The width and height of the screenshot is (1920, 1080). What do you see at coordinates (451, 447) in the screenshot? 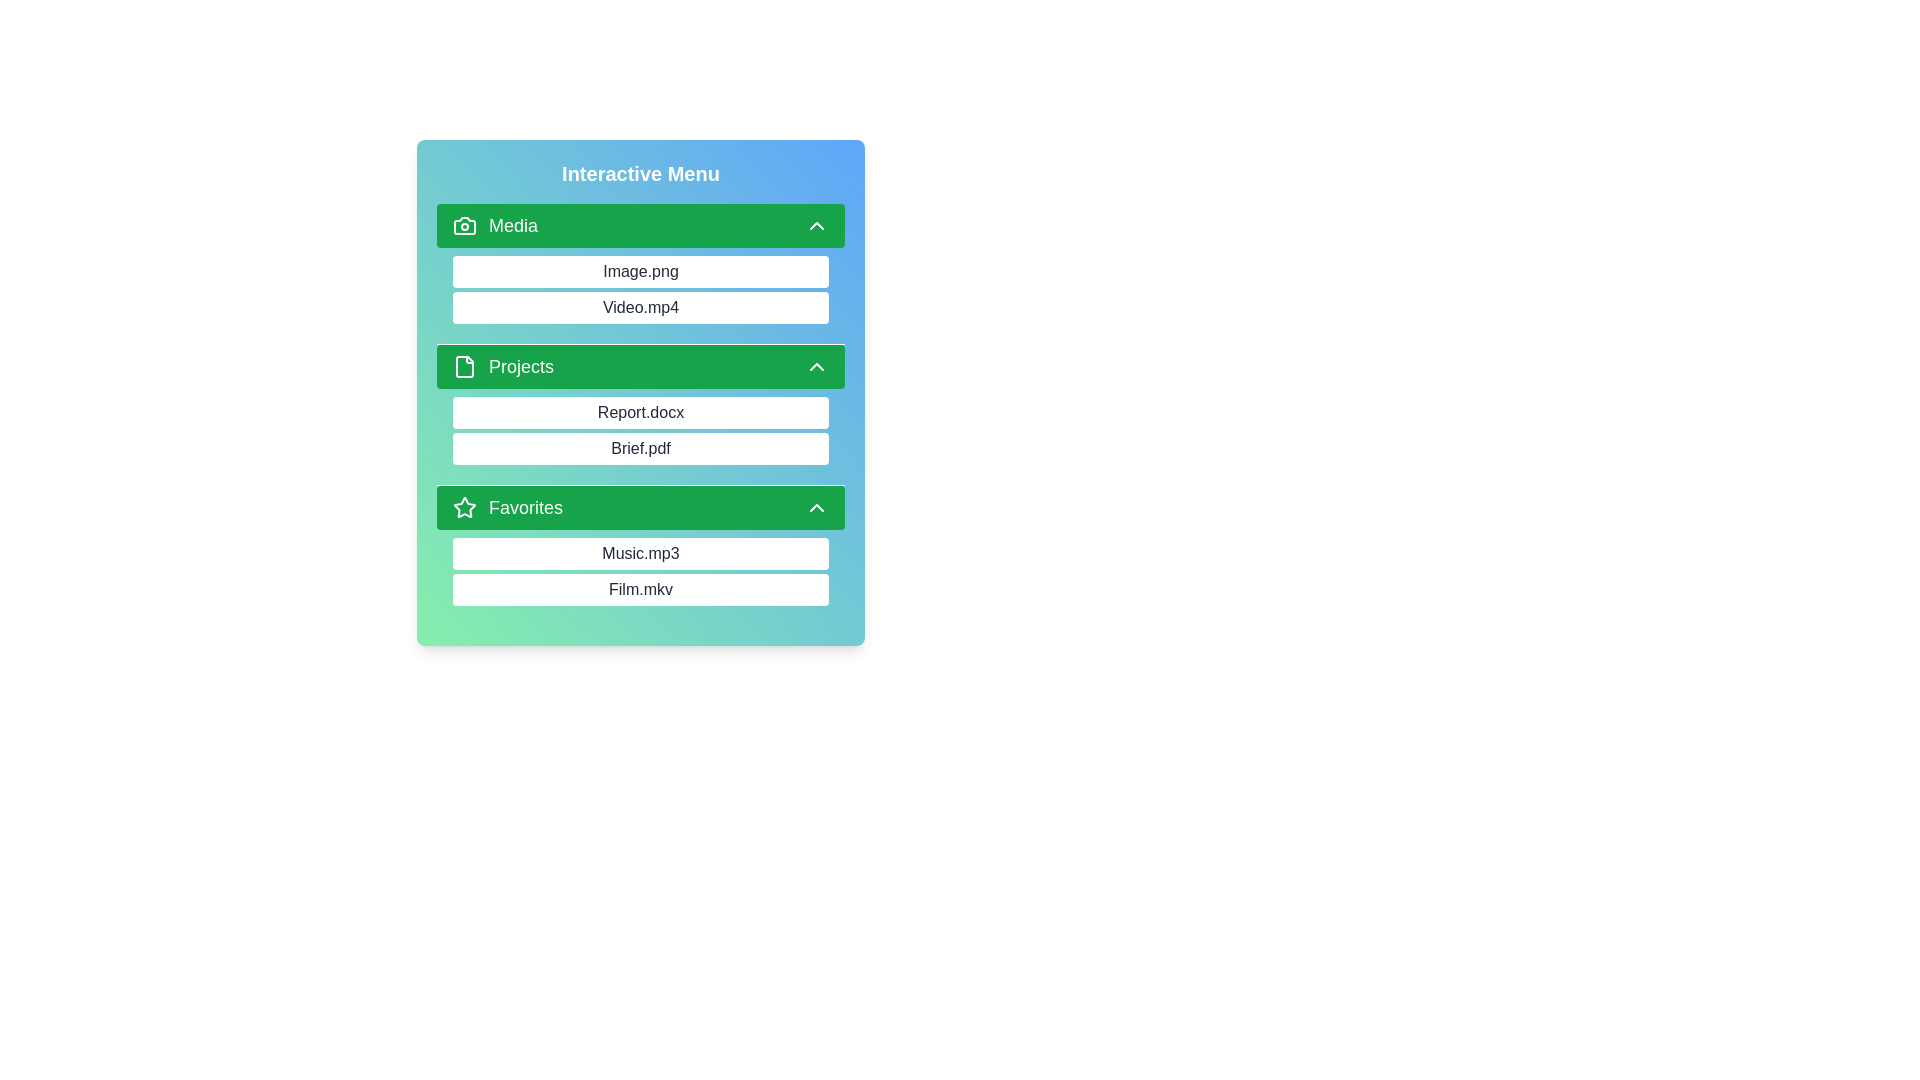
I see `the item Brief.pdf from the category Projects` at bounding box center [451, 447].